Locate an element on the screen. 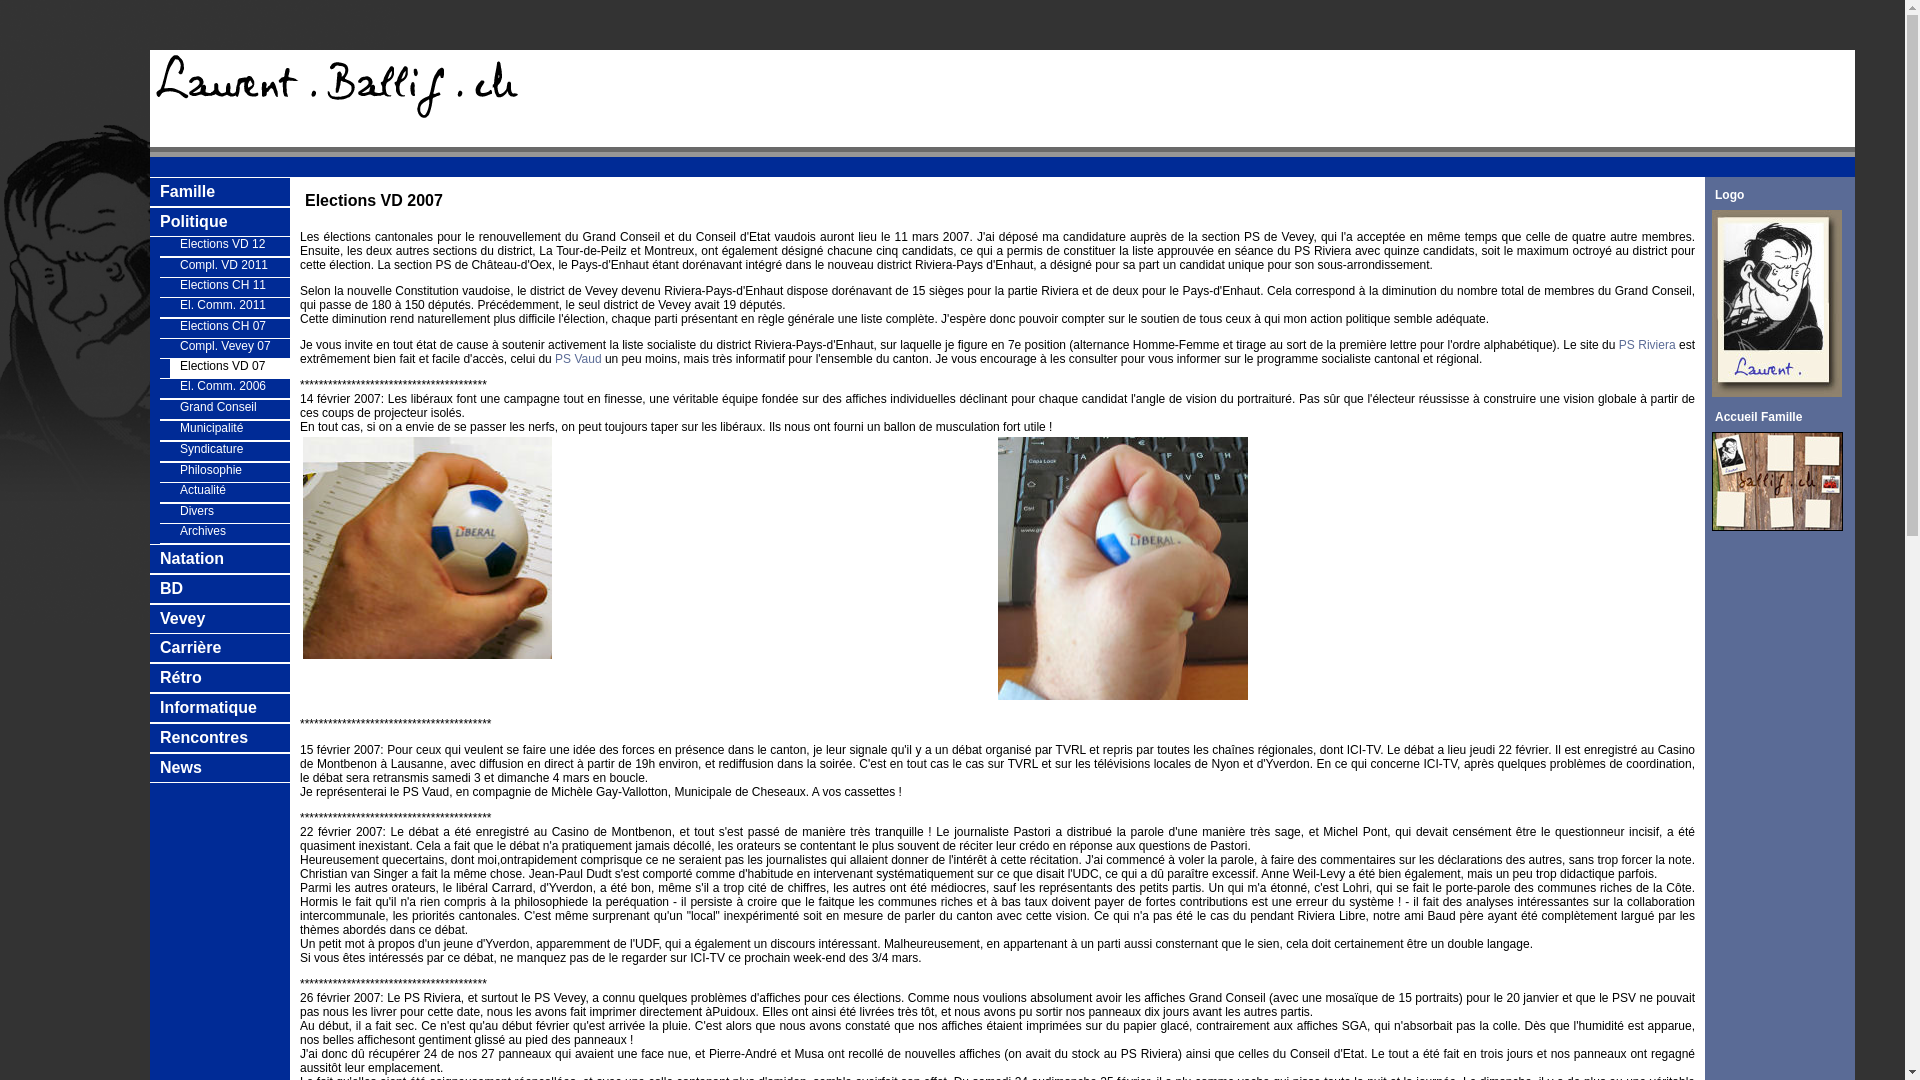 The image size is (1920, 1080). 'Informatique' is located at coordinates (225, 707).